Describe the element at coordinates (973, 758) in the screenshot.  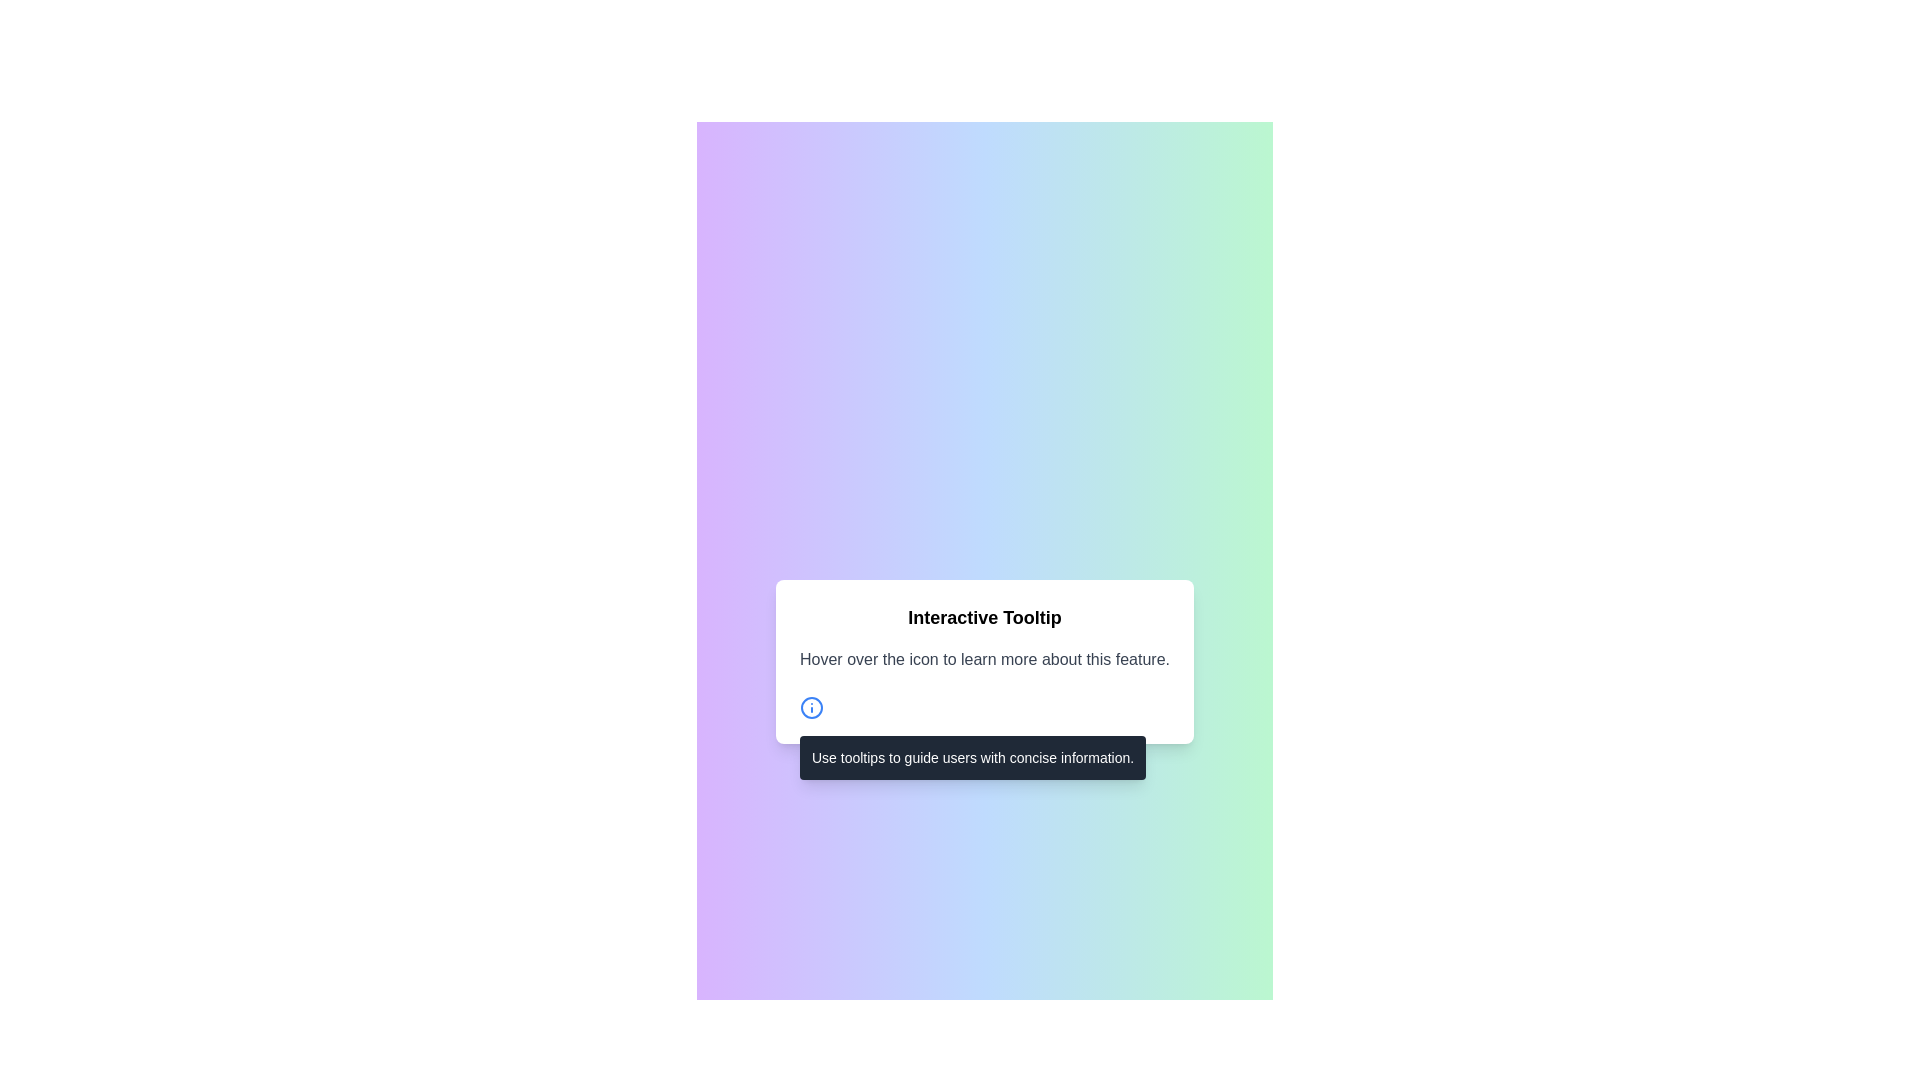
I see `the tooltip that provides supplementary information about a feature, positioned directly below the information icon in the informational box` at that location.